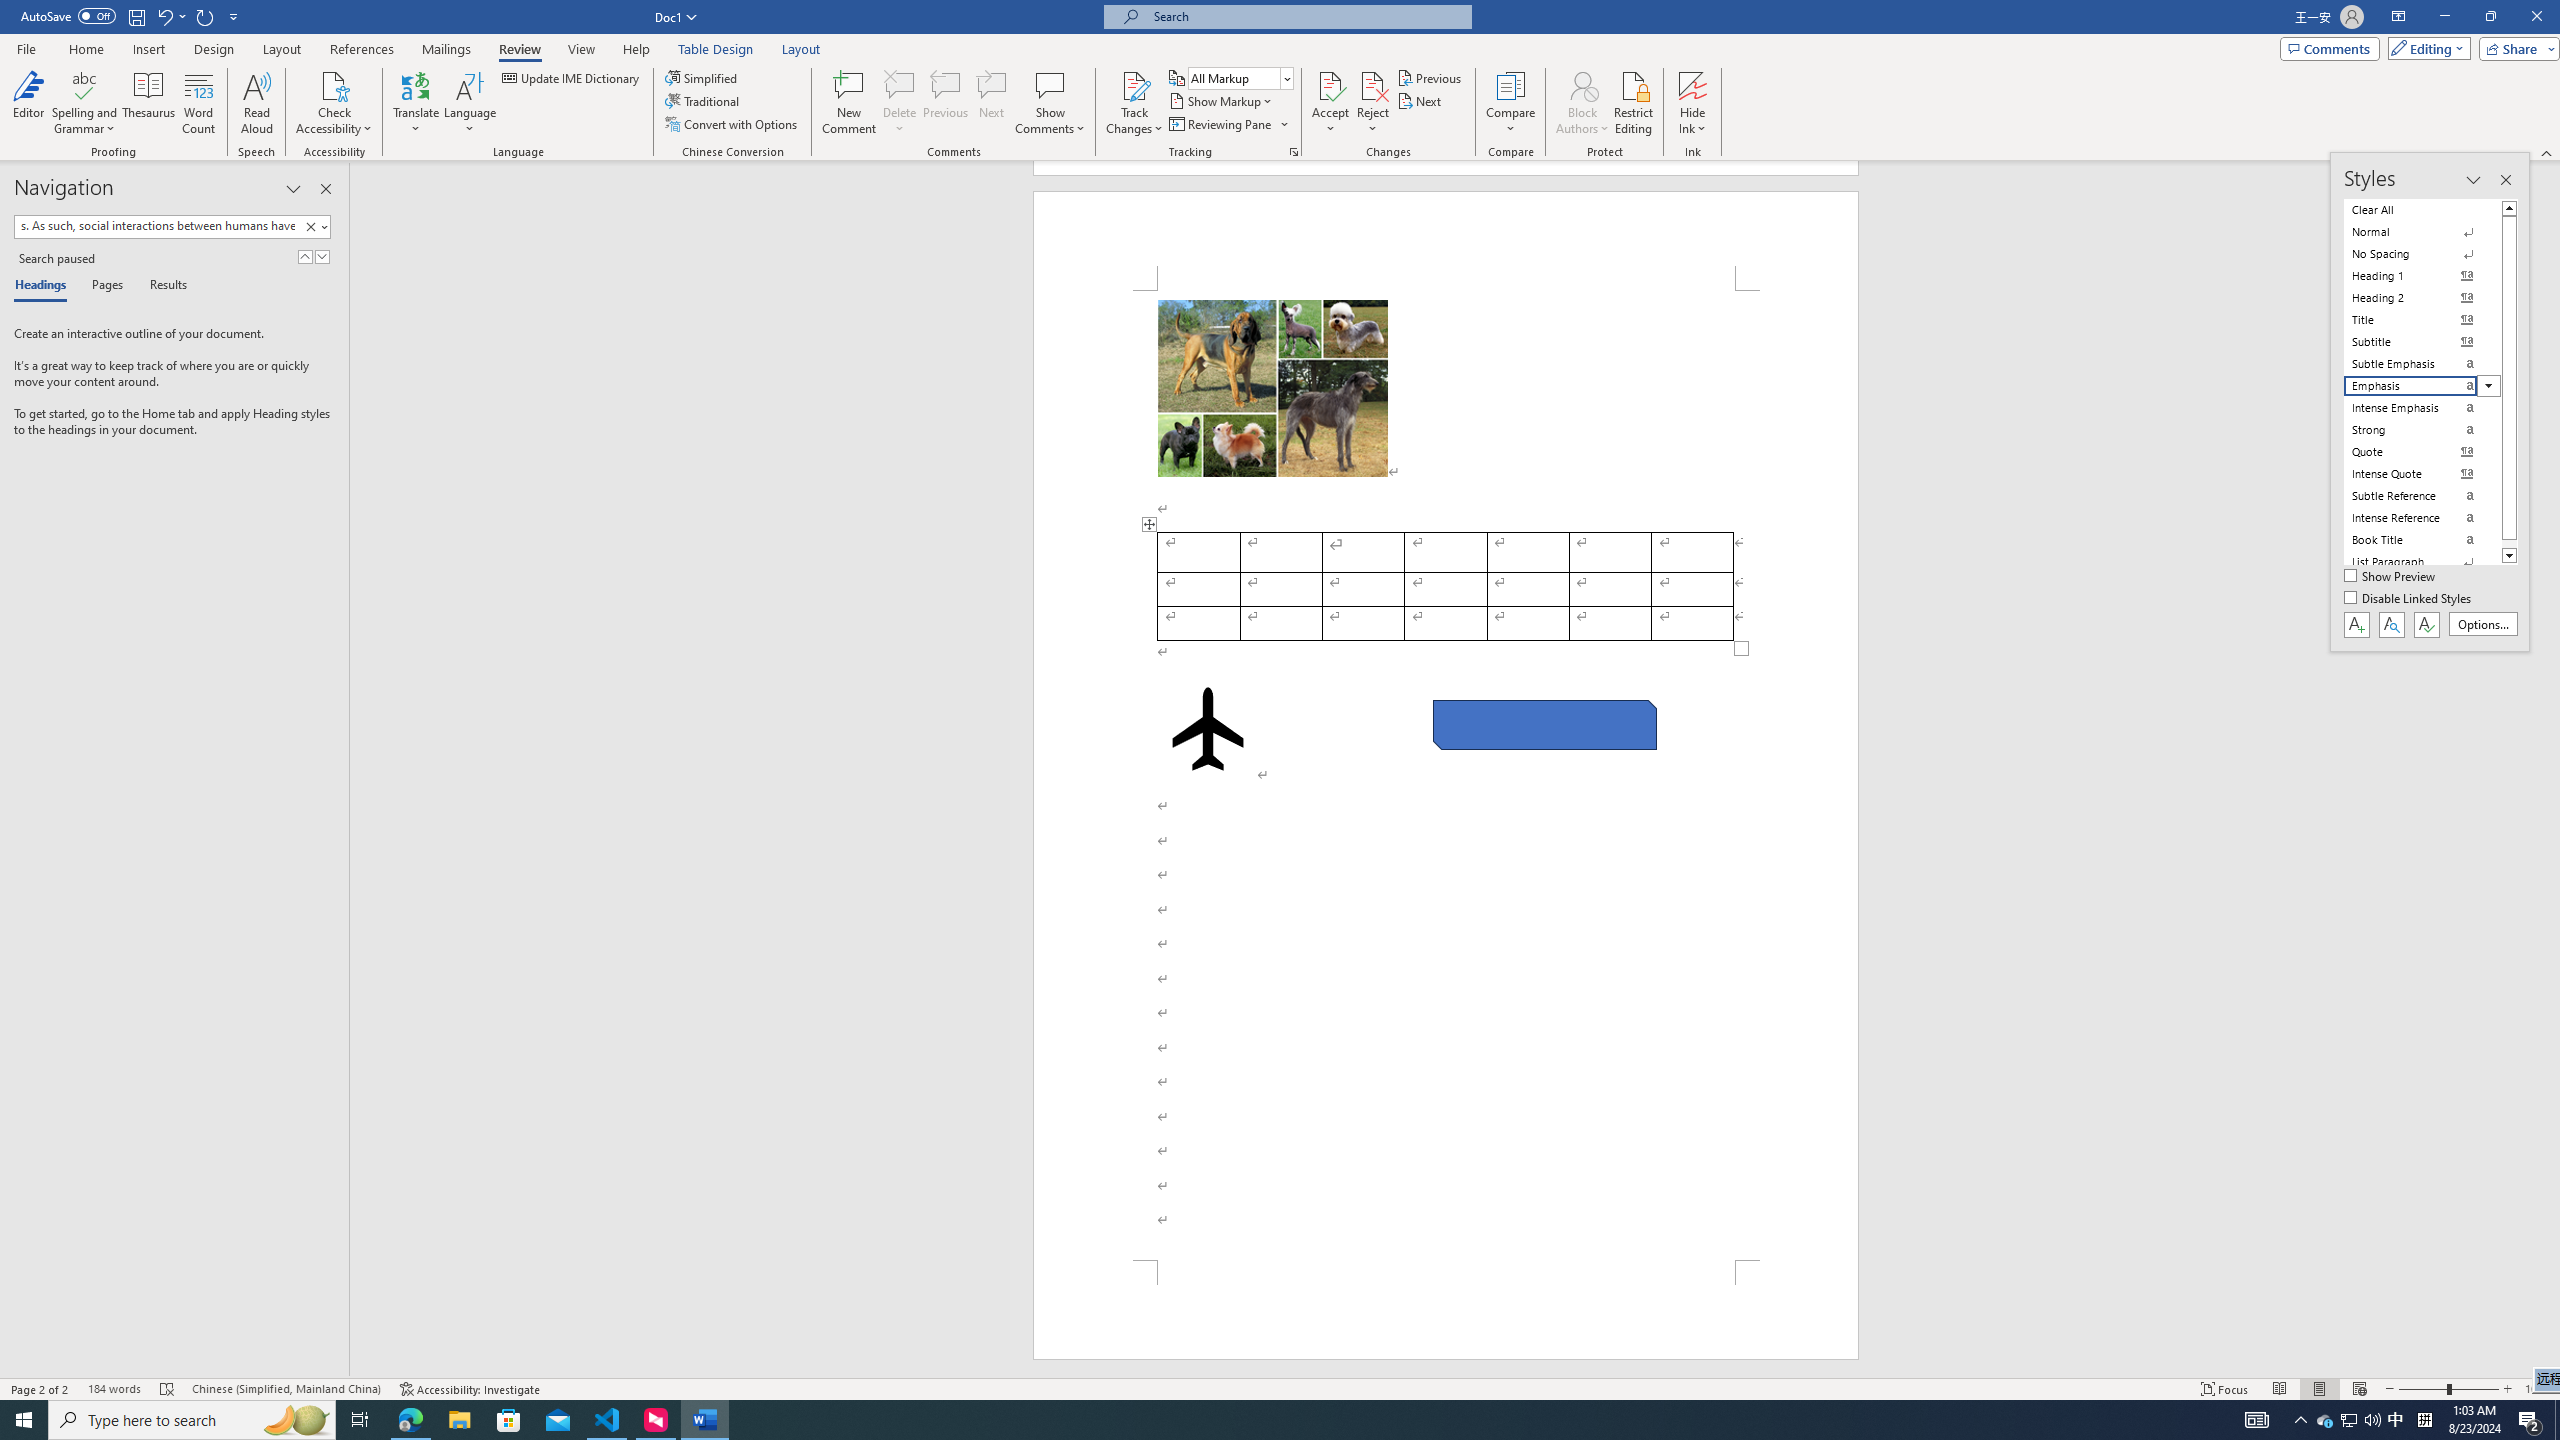 Image resolution: width=2560 pixels, height=1440 pixels. Describe the element at coordinates (571, 77) in the screenshot. I see `'Update IME Dictionary...'` at that location.